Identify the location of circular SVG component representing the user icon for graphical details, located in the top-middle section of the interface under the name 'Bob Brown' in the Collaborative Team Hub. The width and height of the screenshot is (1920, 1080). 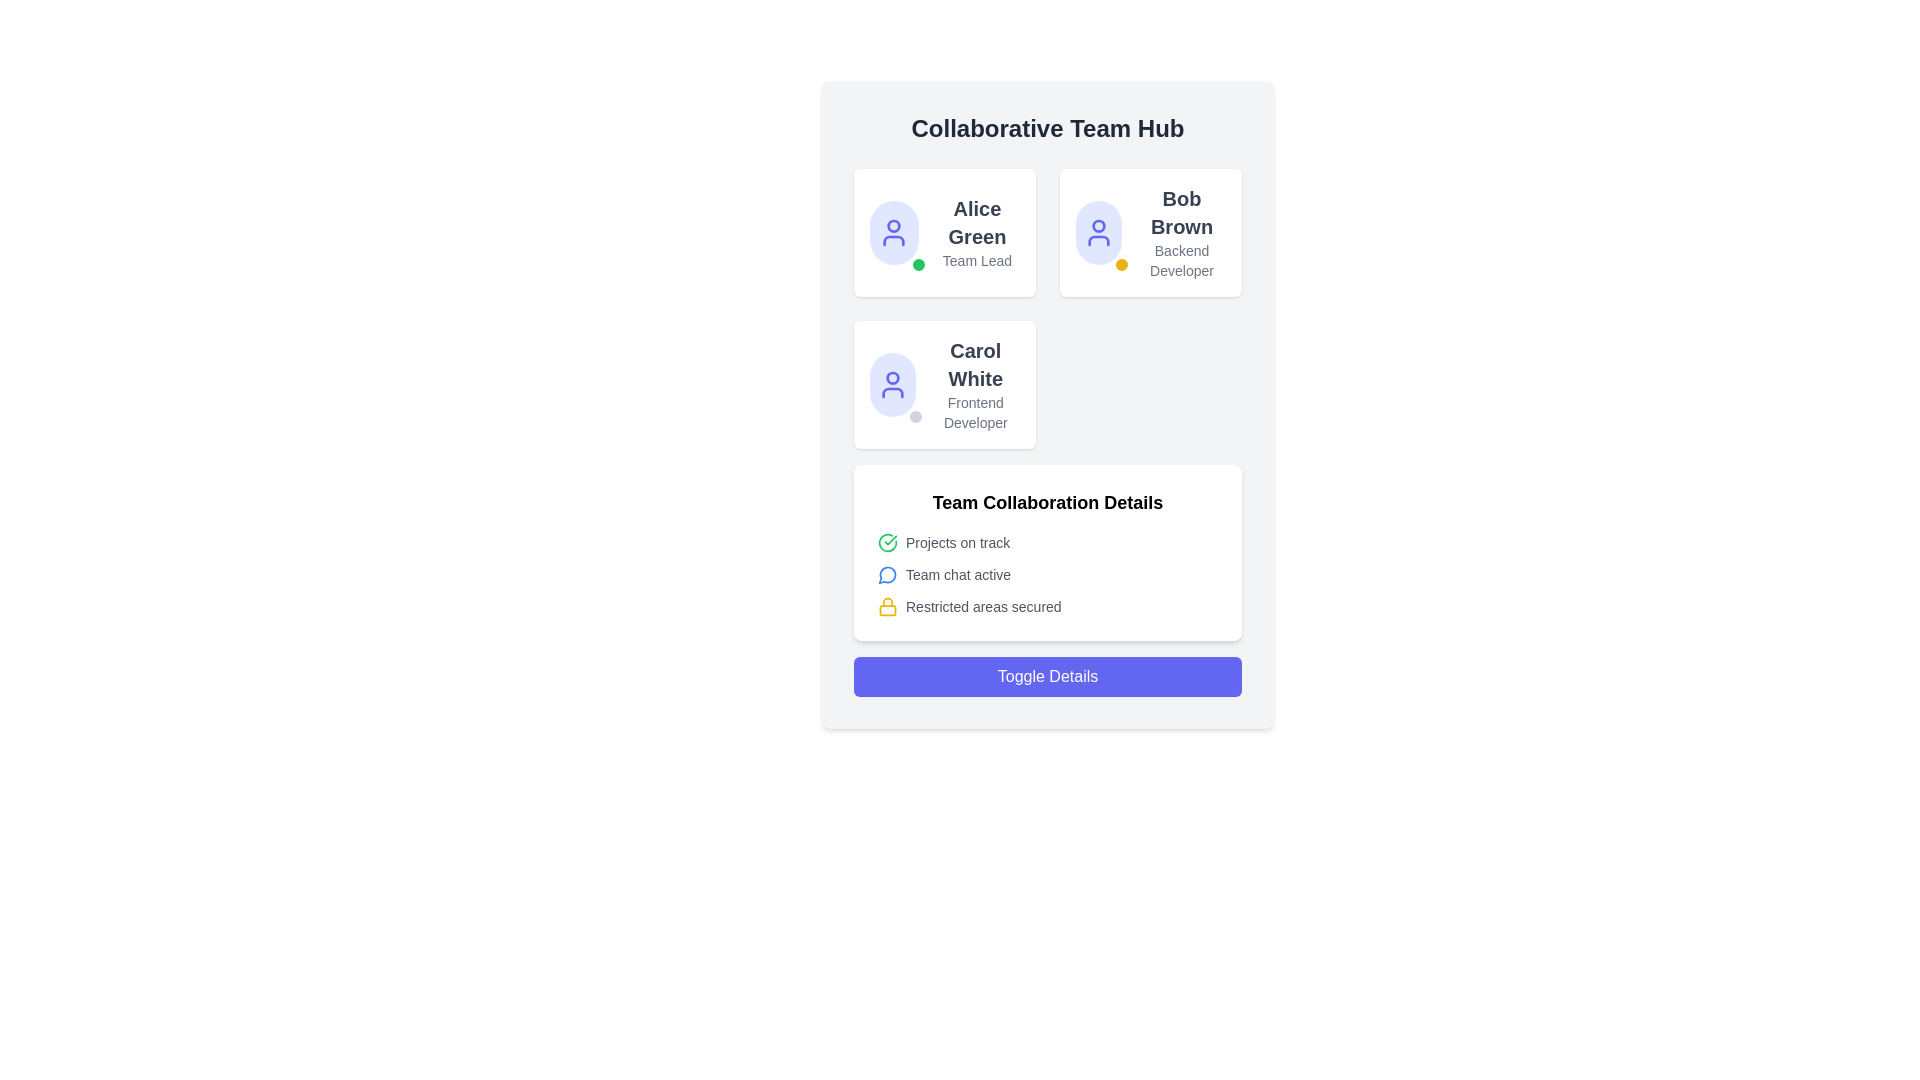
(1098, 225).